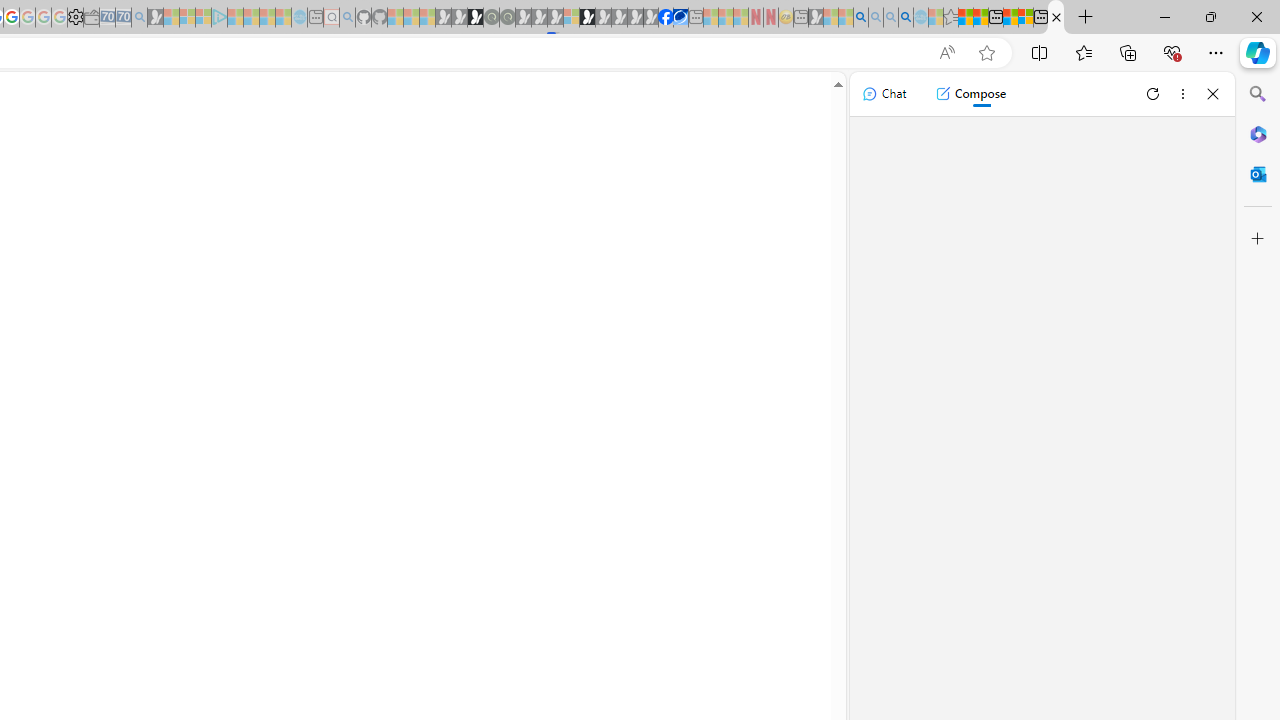  I want to click on 'Google Chrome Internet Browser Download - Search Images', so click(904, 17).